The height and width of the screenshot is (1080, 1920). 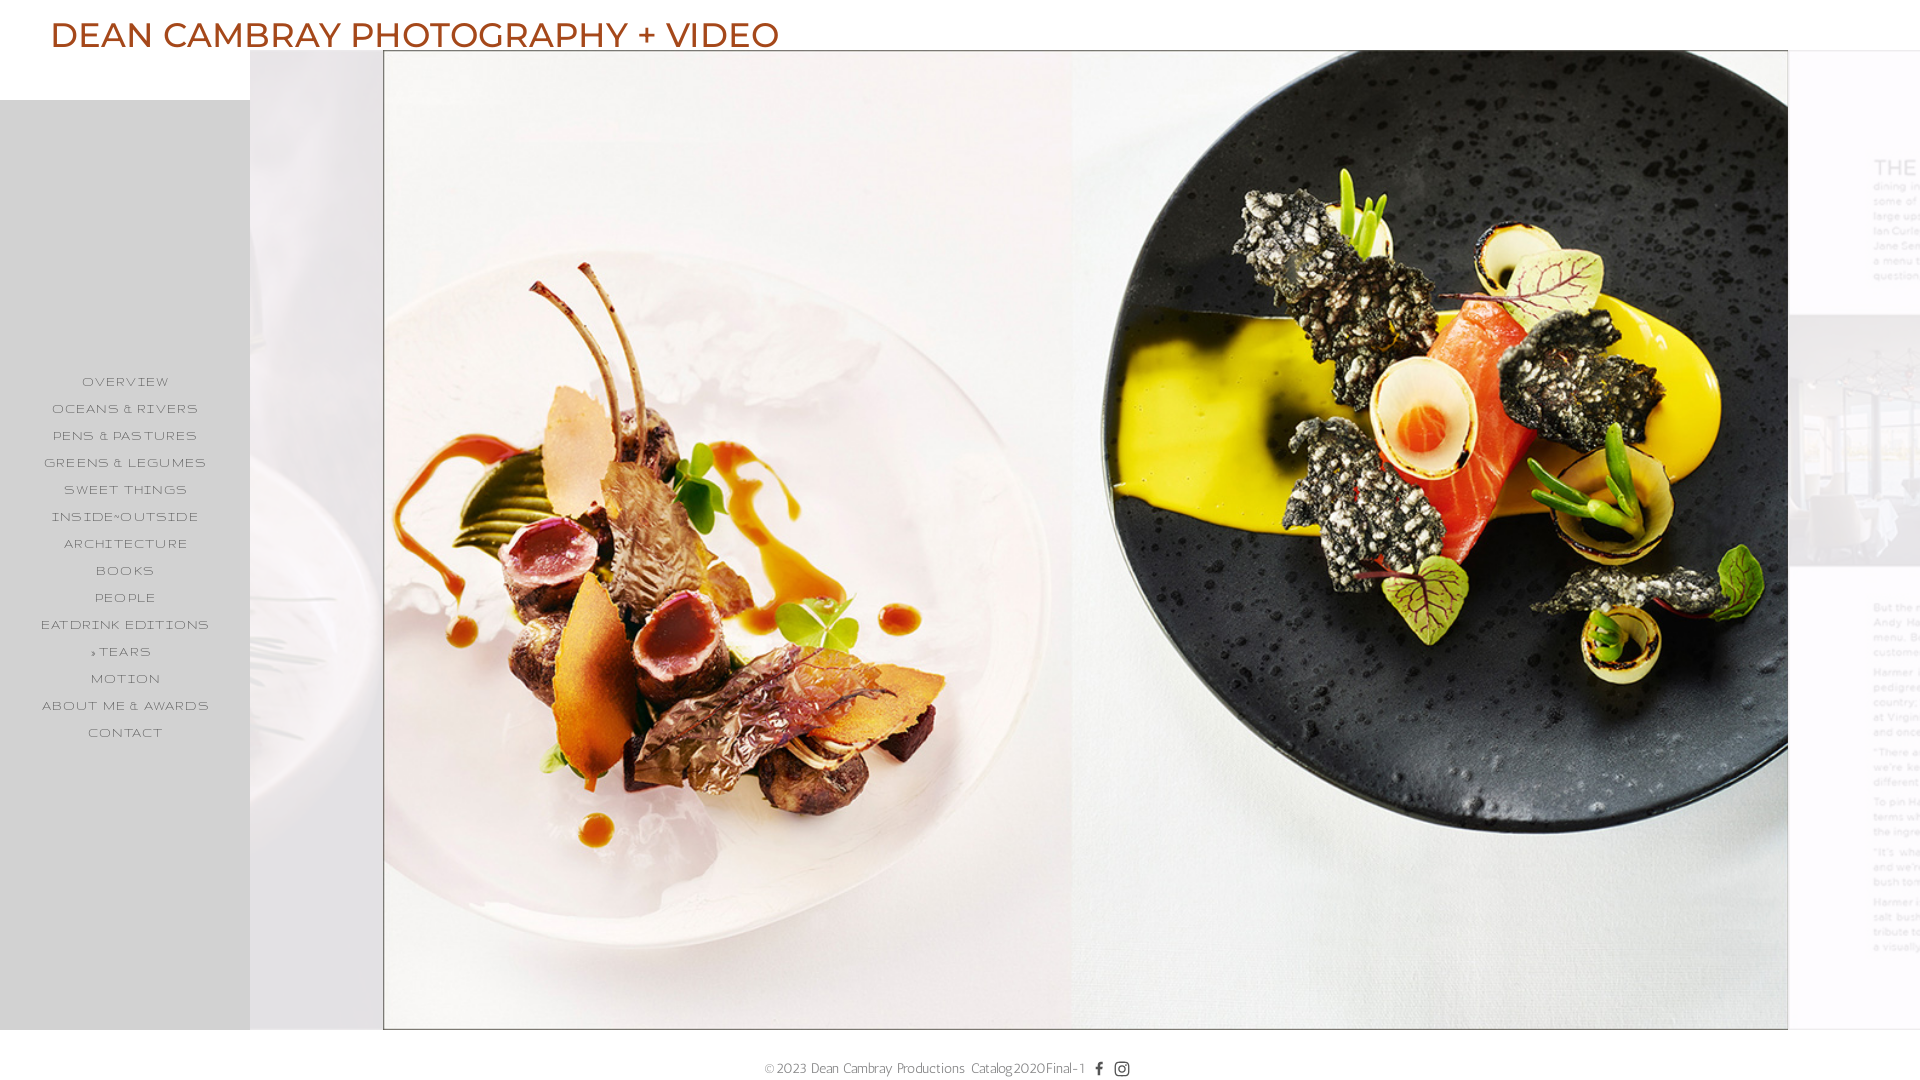 What do you see at coordinates (124, 623) in the screenshot?
I see `'EATDRINK EDITIONS'` at bounding box center [124, 623].